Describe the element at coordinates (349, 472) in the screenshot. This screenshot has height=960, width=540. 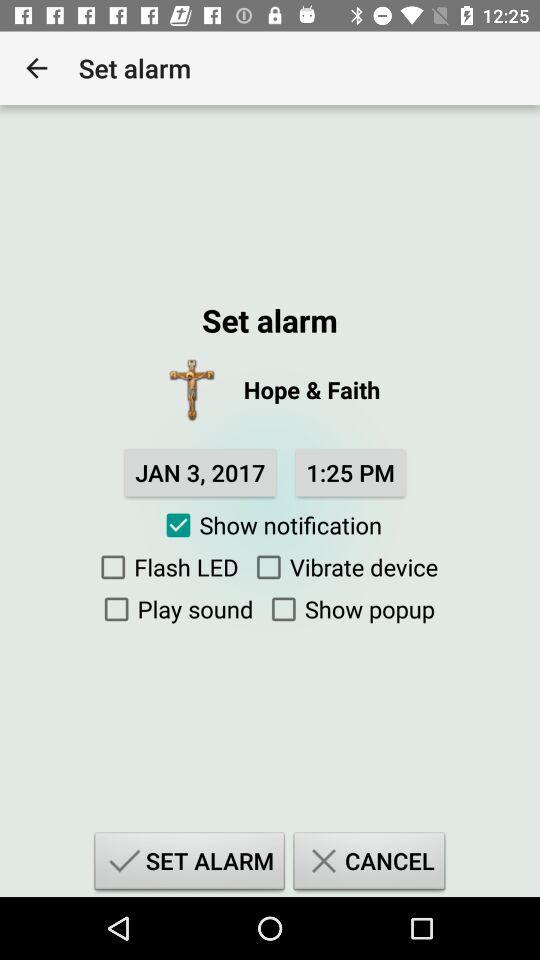
I see `the item below hope & faith` at that location.